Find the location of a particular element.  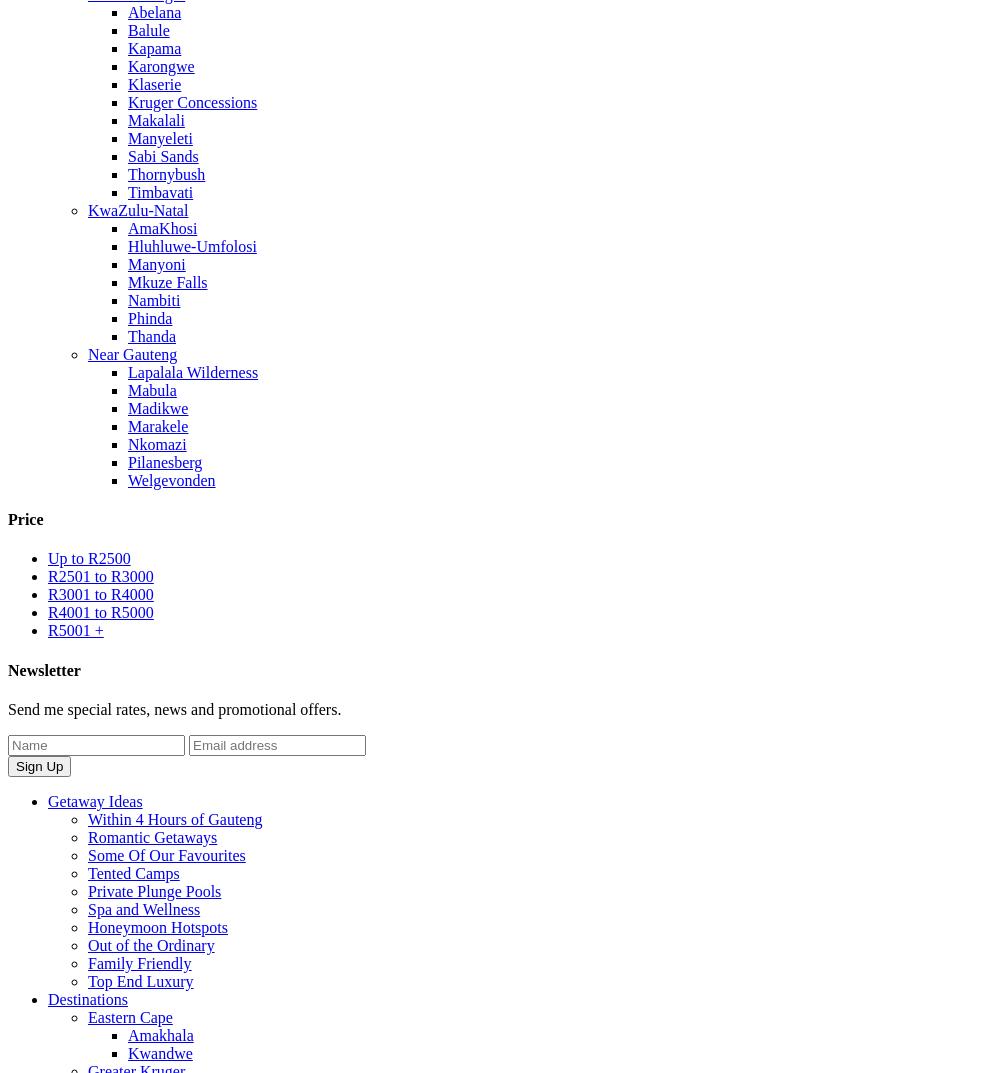

'R4001 to R5000' is located at coordinates (48, 611).